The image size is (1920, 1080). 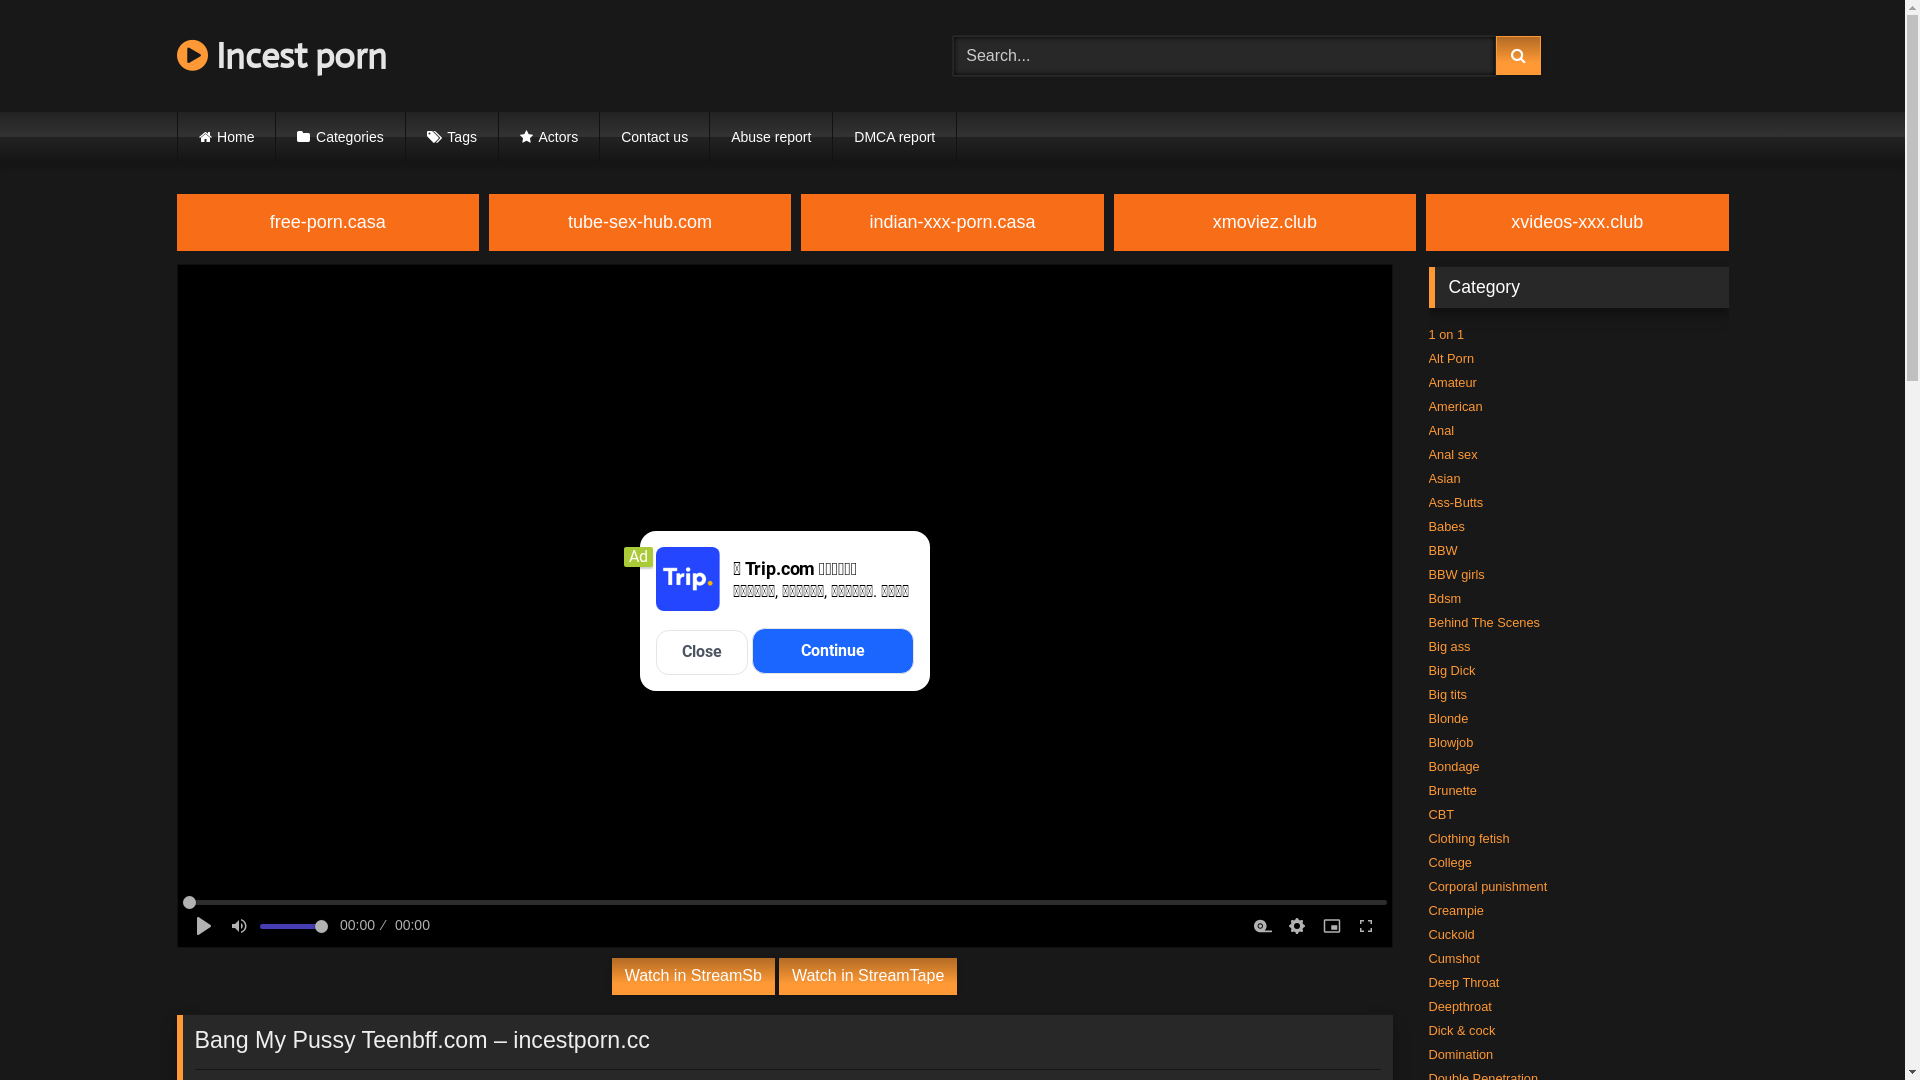 I want to click on 'Contact us', so click(x=599, y=136).